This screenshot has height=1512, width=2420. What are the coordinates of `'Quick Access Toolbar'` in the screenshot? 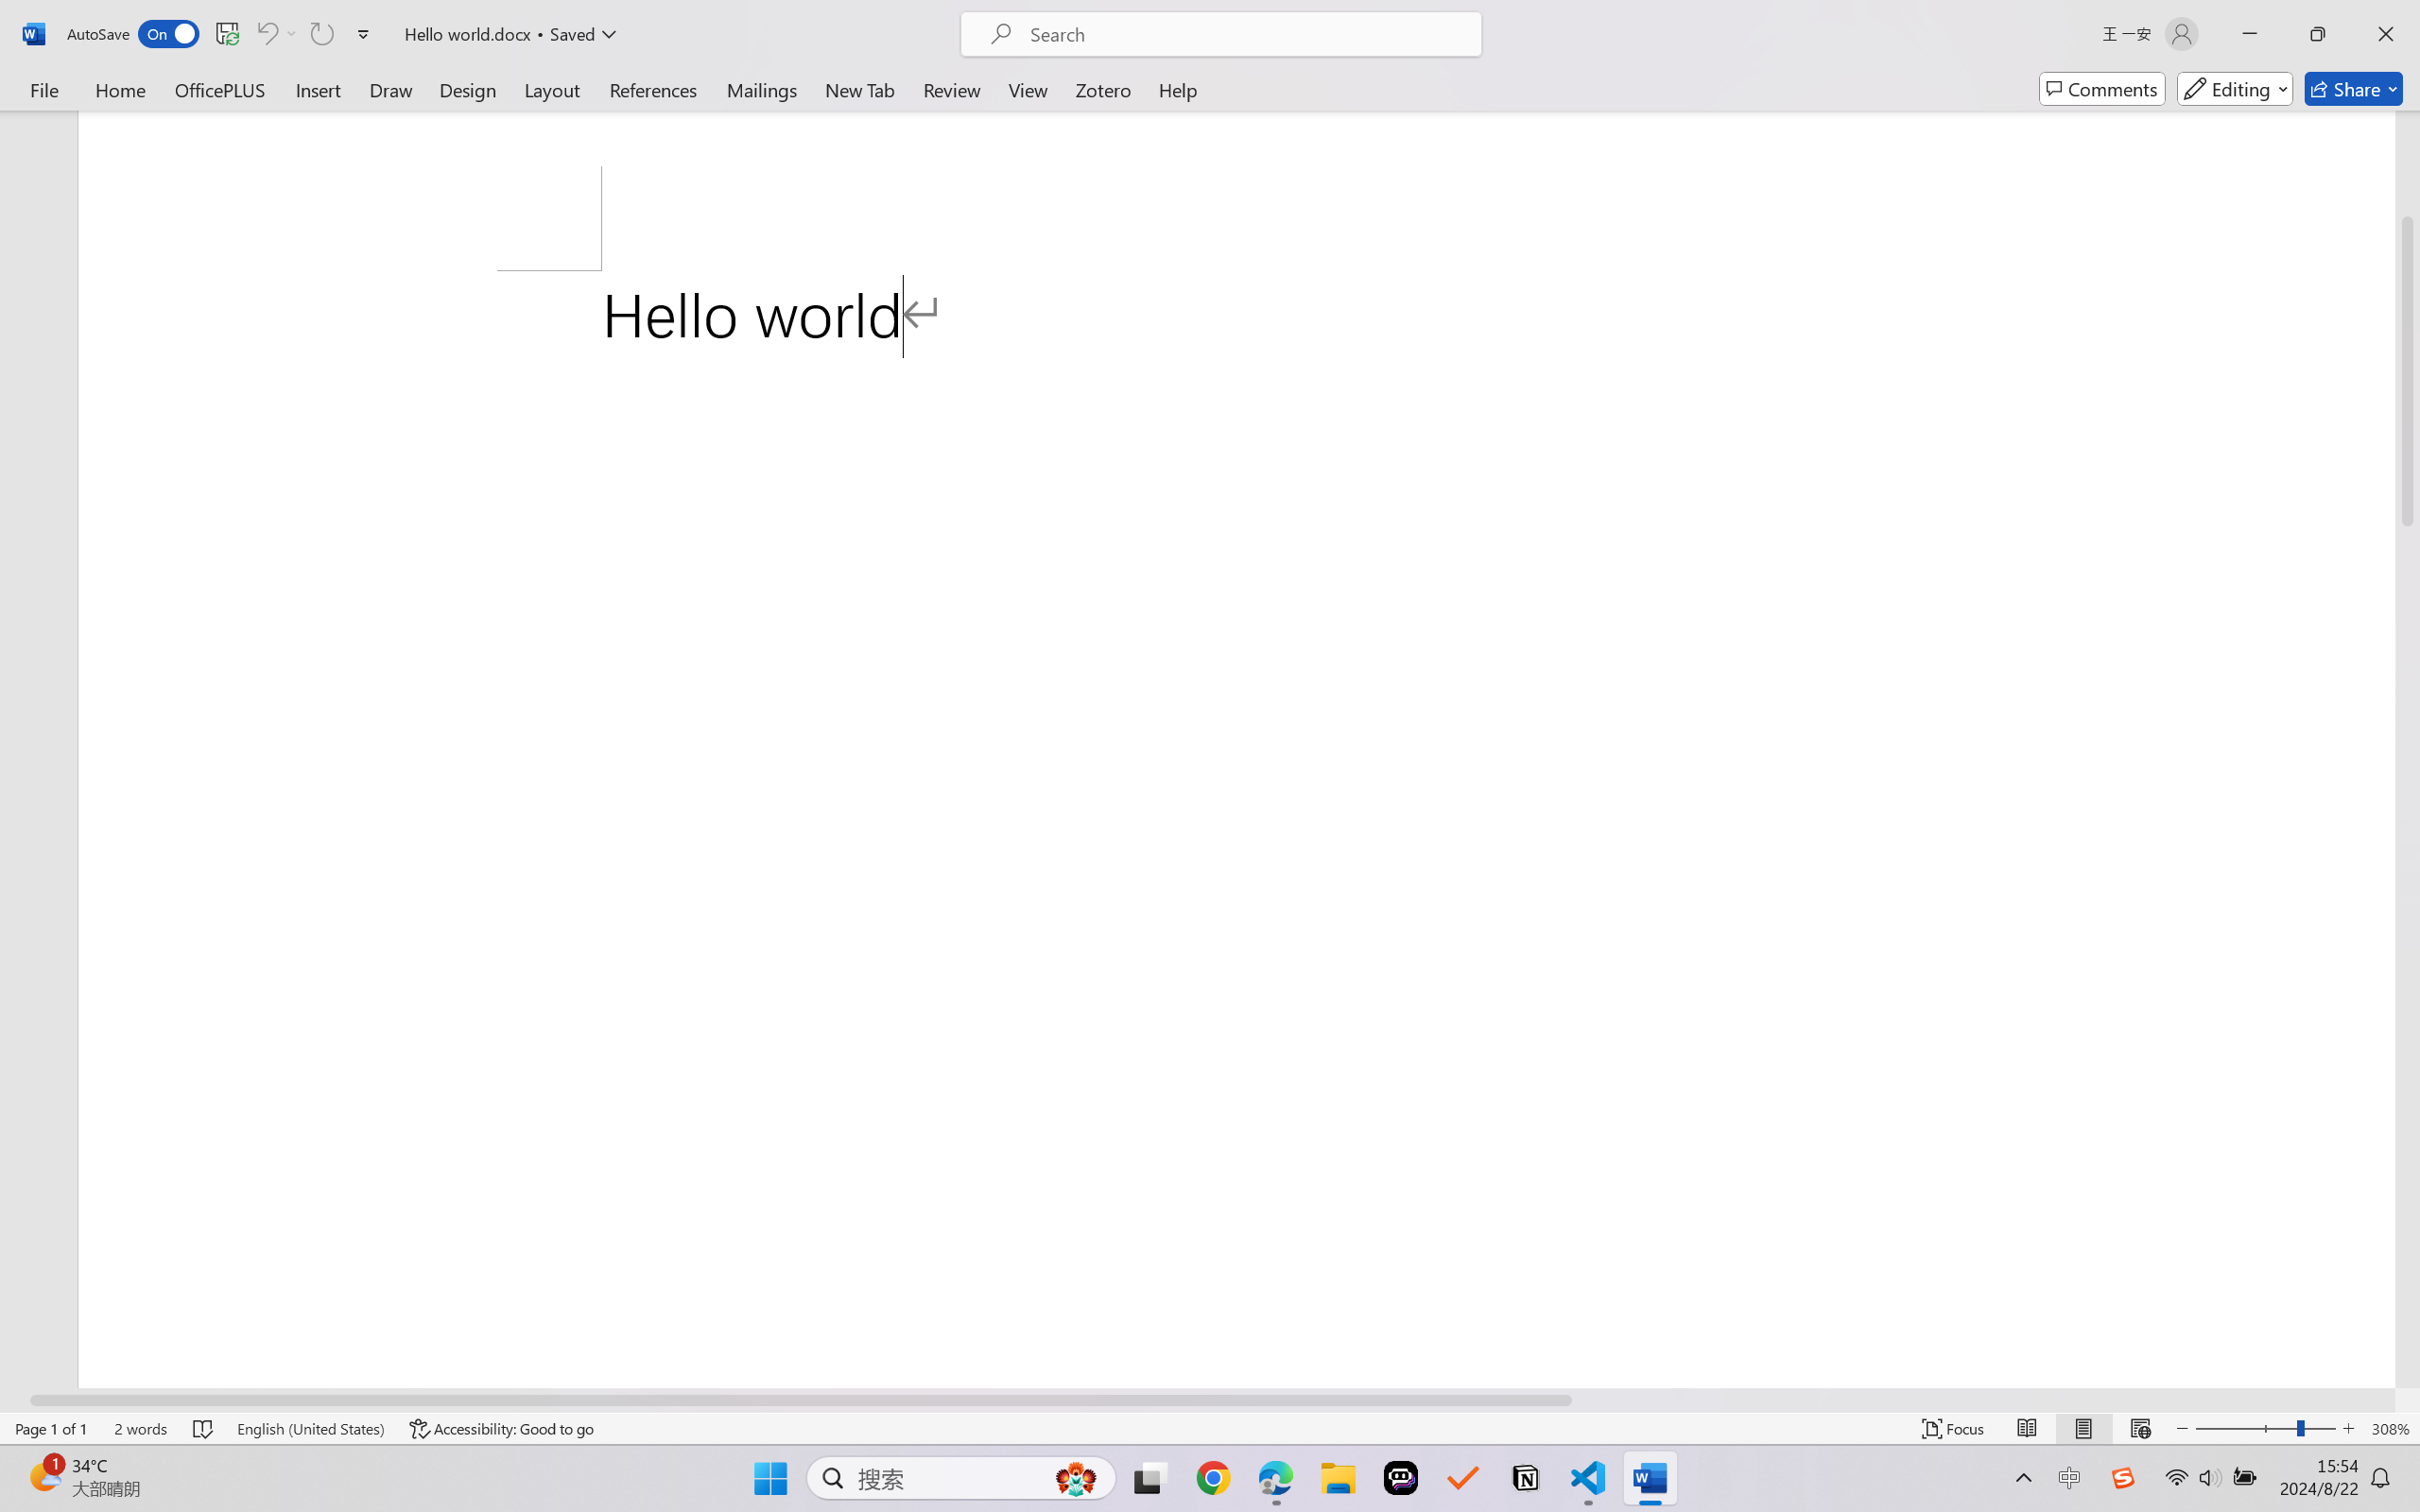 It's located at (222, 33).